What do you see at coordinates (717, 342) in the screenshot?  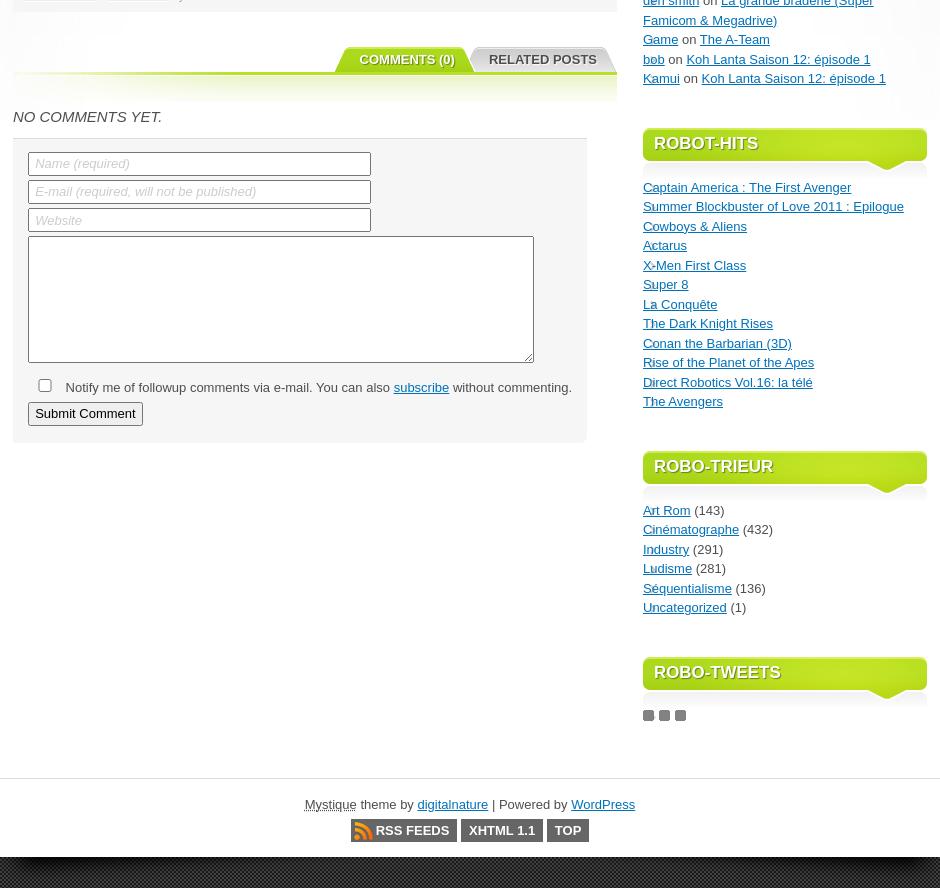 I see `'Conan the Barbarian (3D)'` at bounding box center [717, 342].